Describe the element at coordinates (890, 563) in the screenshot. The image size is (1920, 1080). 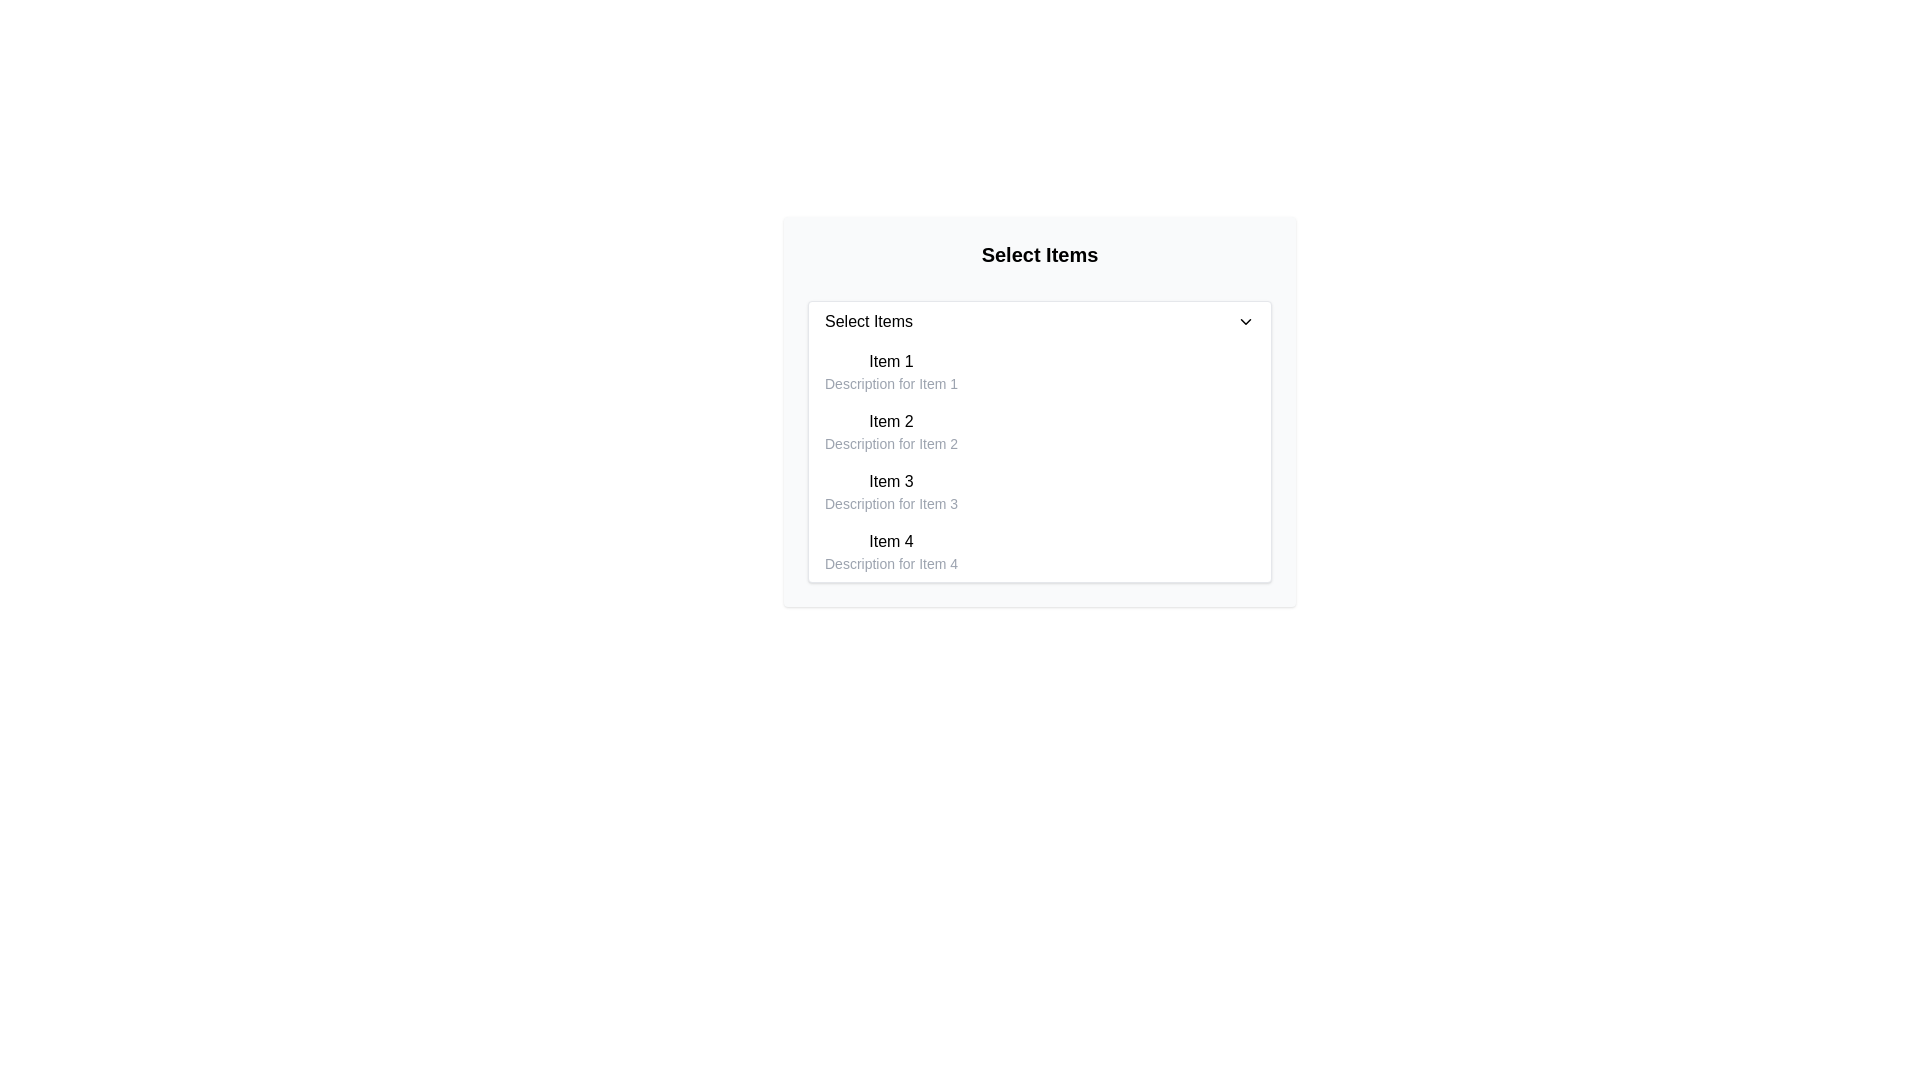
I see `the Text Label providing additional details about 'Item 4' in the dropdown list, which is located directly below the item title` at that location.